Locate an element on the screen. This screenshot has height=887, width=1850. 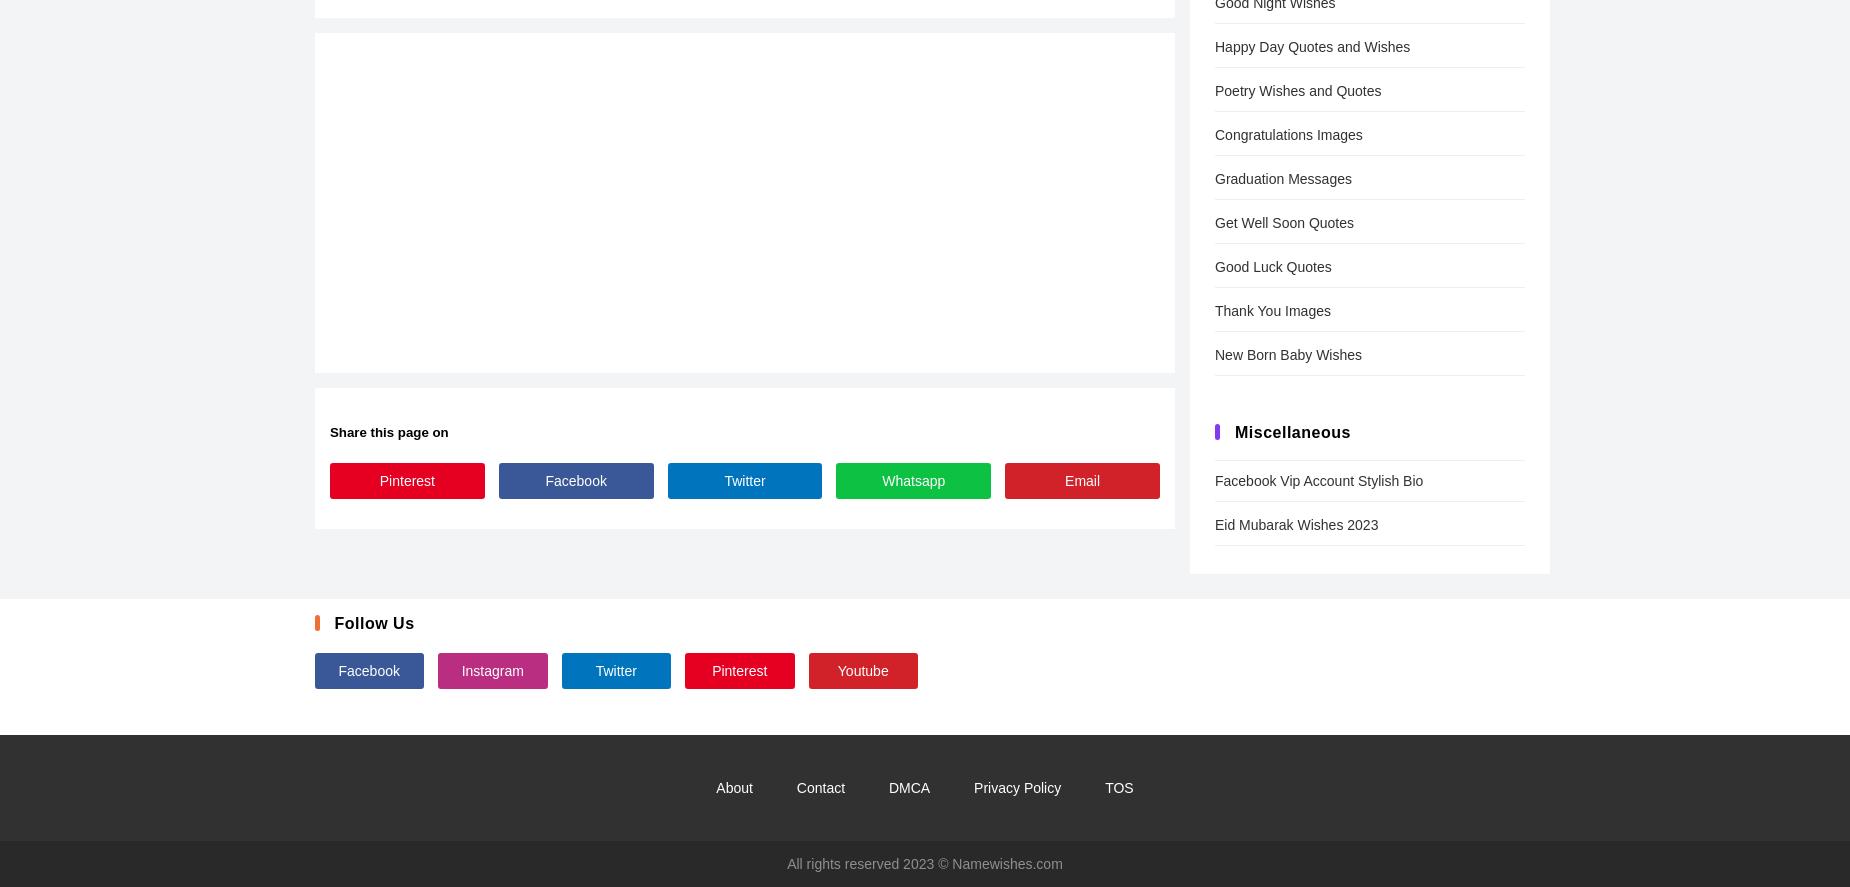
'TOS' is located at coordinates (1118, 787).